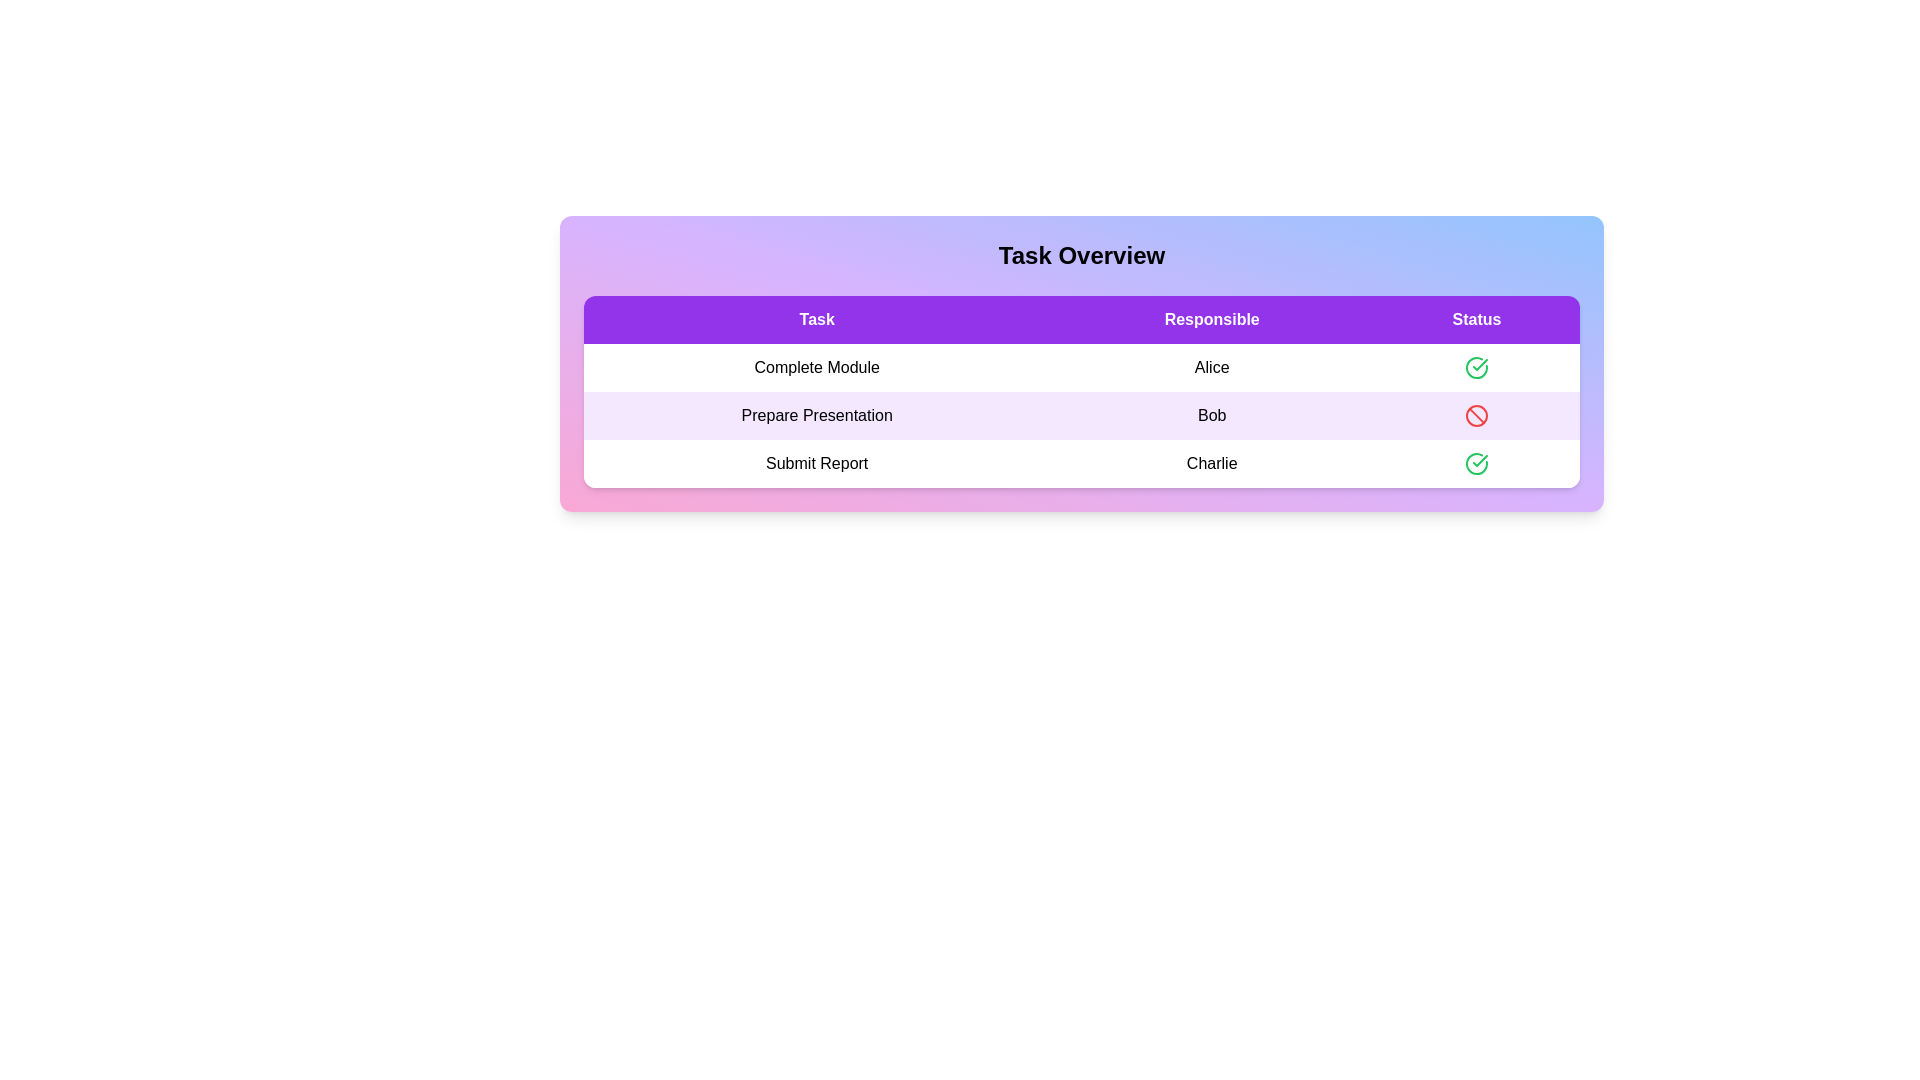  Describe the element at coordinates (1211, 367) in the screenshot. I see `the text label displaying the name 'Alice' in the 'Responsible' column of the 'Complete Module' task table` at that location.